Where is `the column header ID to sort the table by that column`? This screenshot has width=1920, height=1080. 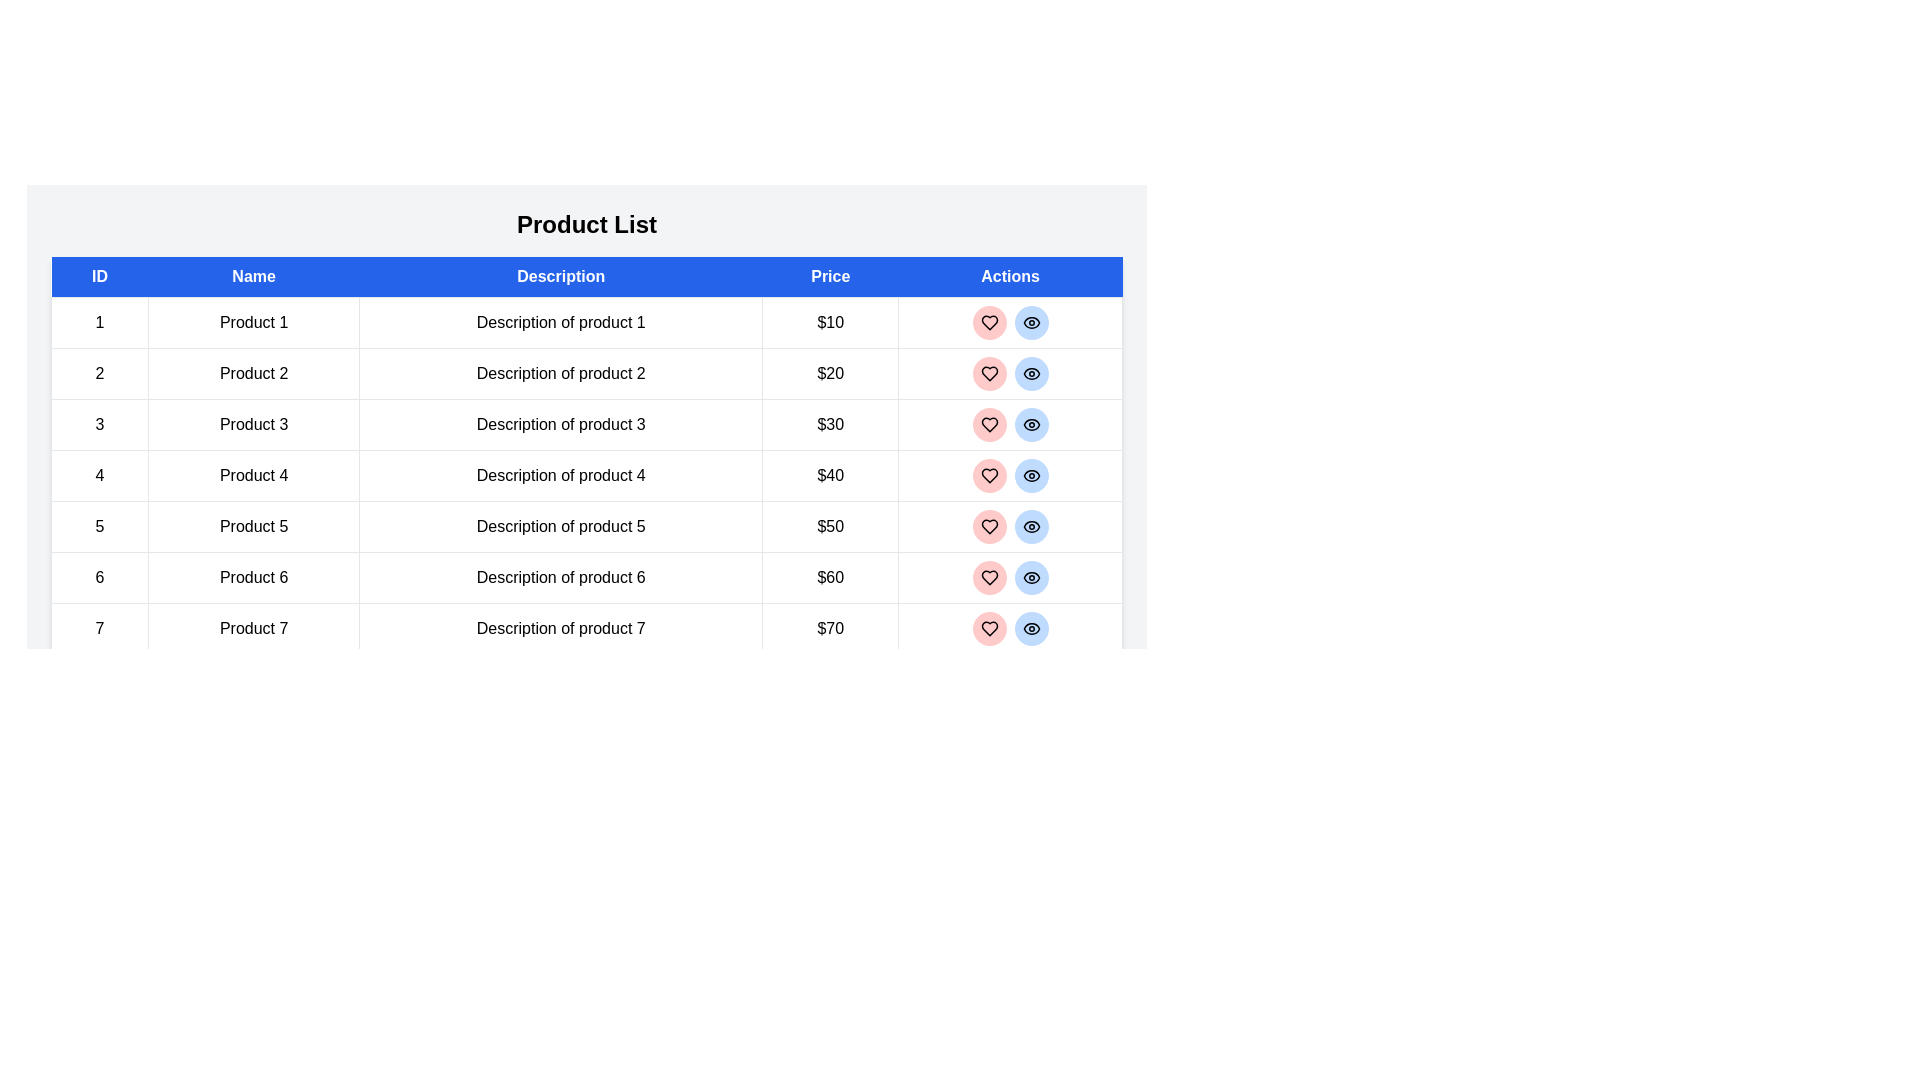
the column header ID to sort the table by that column is located at coordinates (99, 277).